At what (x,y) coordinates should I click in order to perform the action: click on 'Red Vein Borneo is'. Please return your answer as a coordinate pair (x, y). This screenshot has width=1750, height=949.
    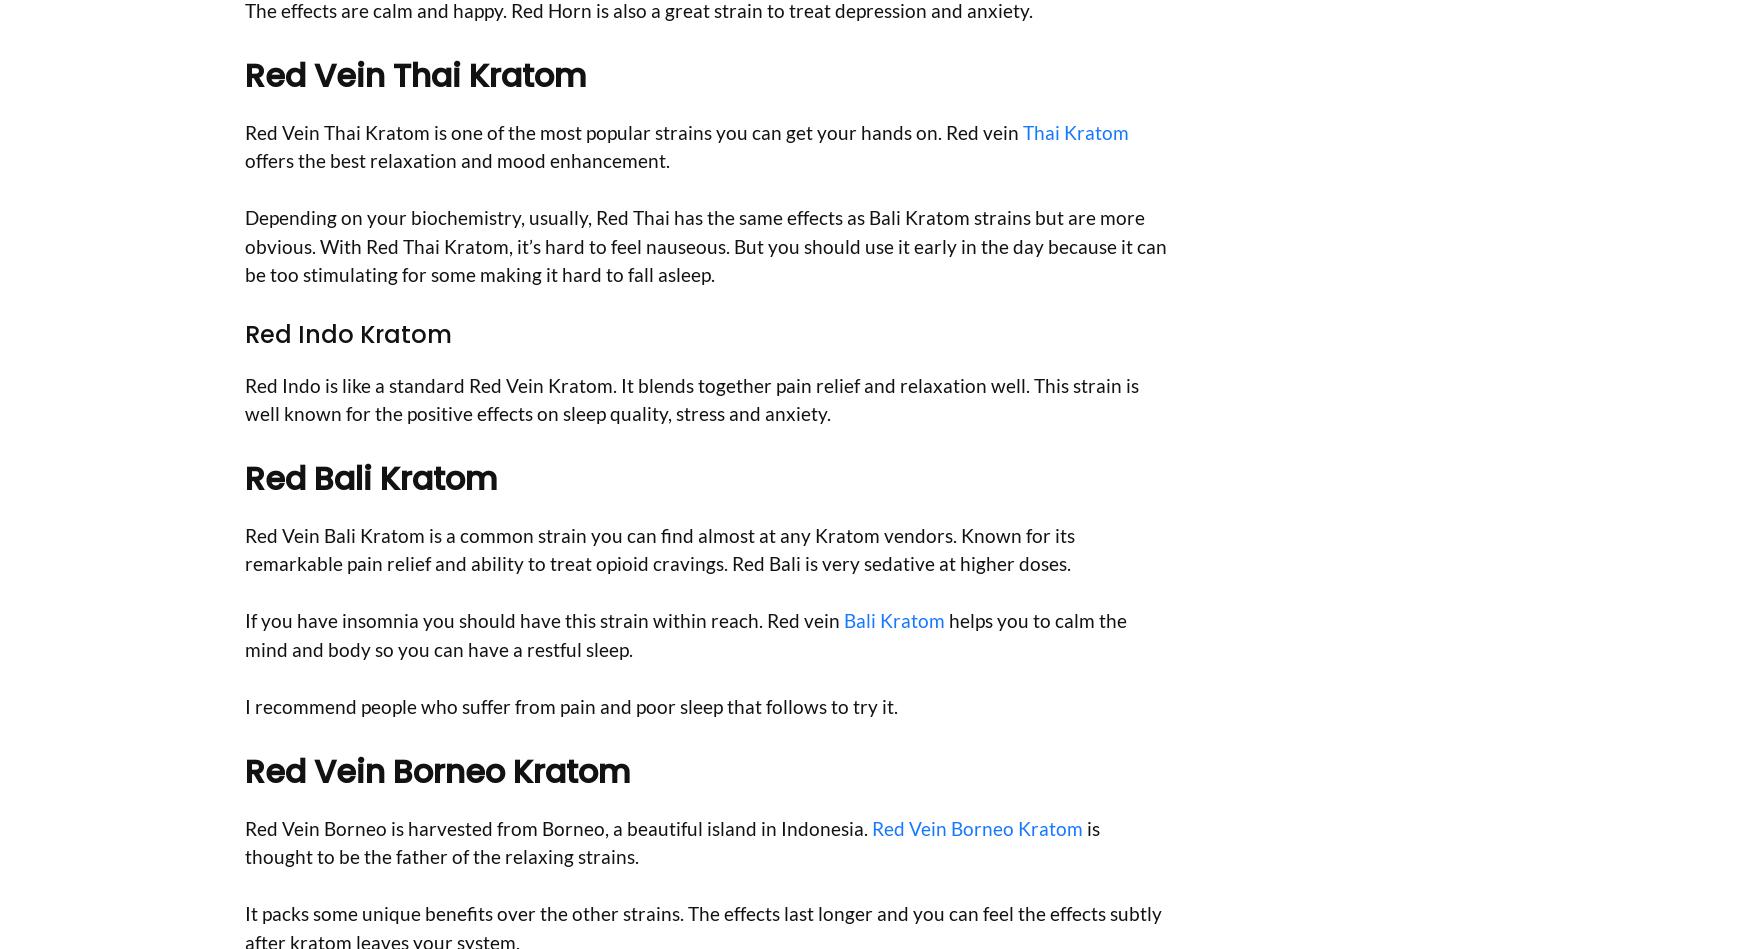
    Looking at the image, I should click on (324, 826).